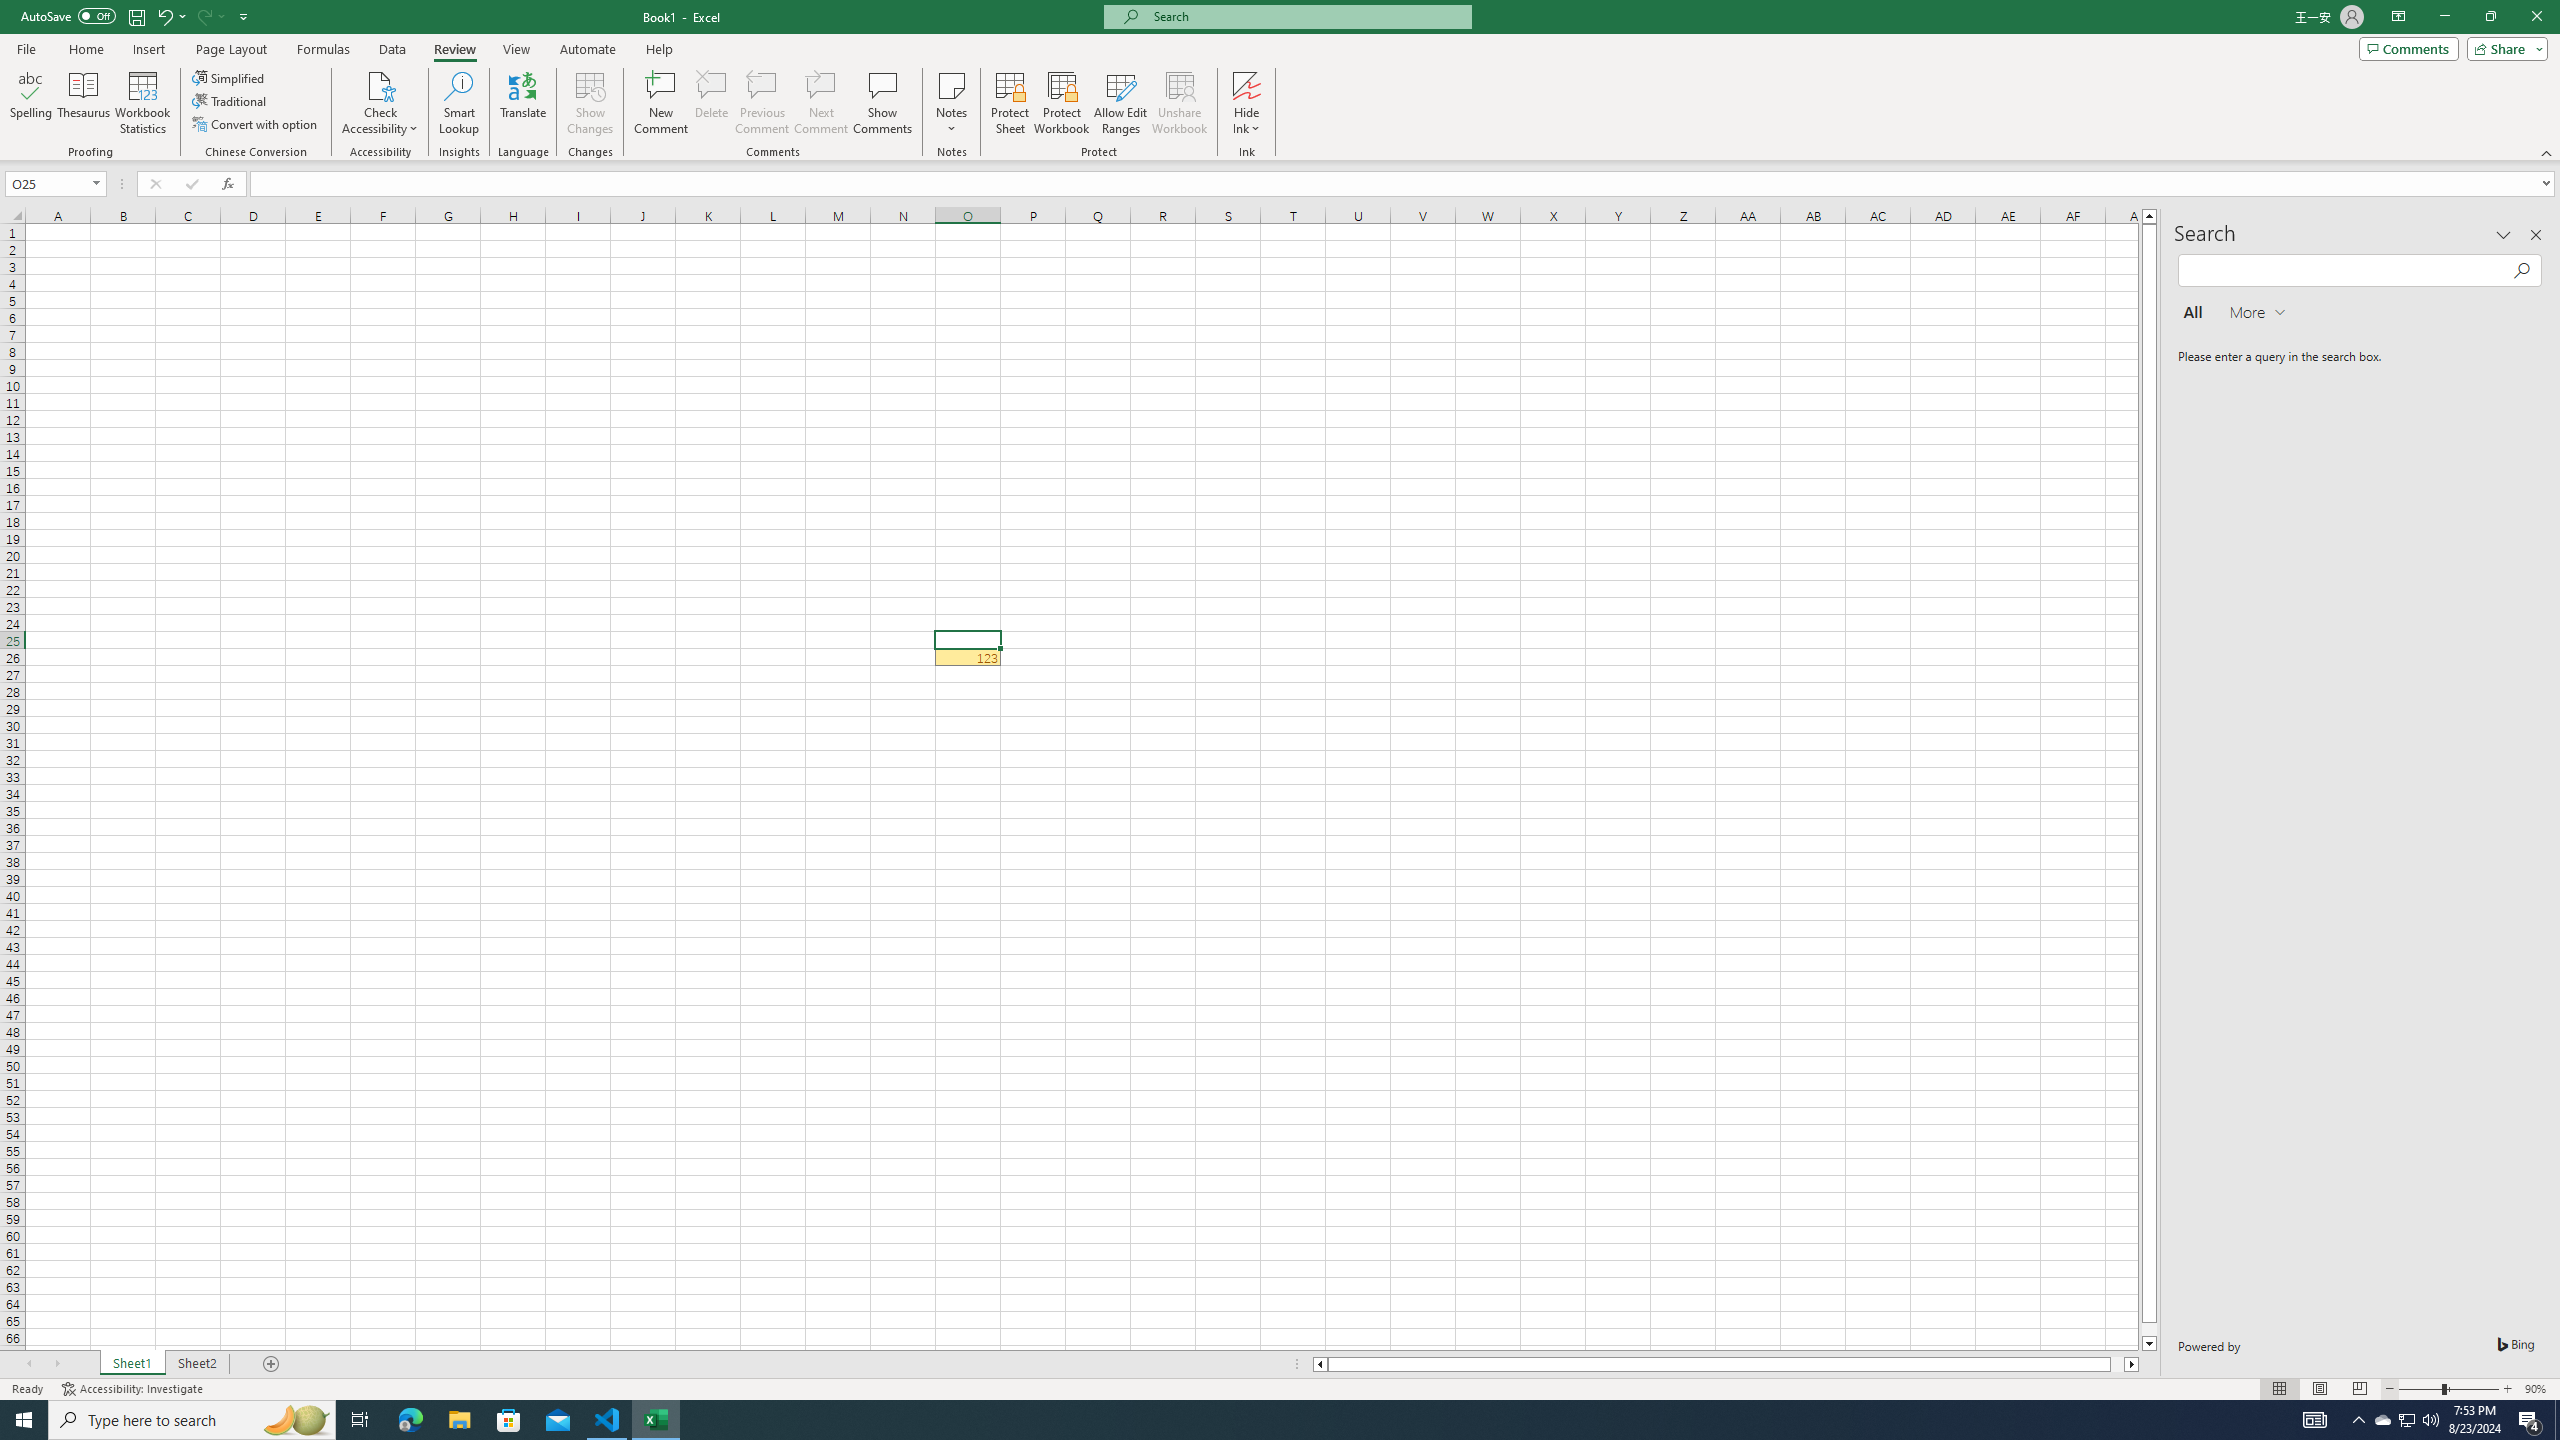 Image resolution: width=2560 pixels, height=1440 pixels. I want to click on 'Delete', so click(710, 103).